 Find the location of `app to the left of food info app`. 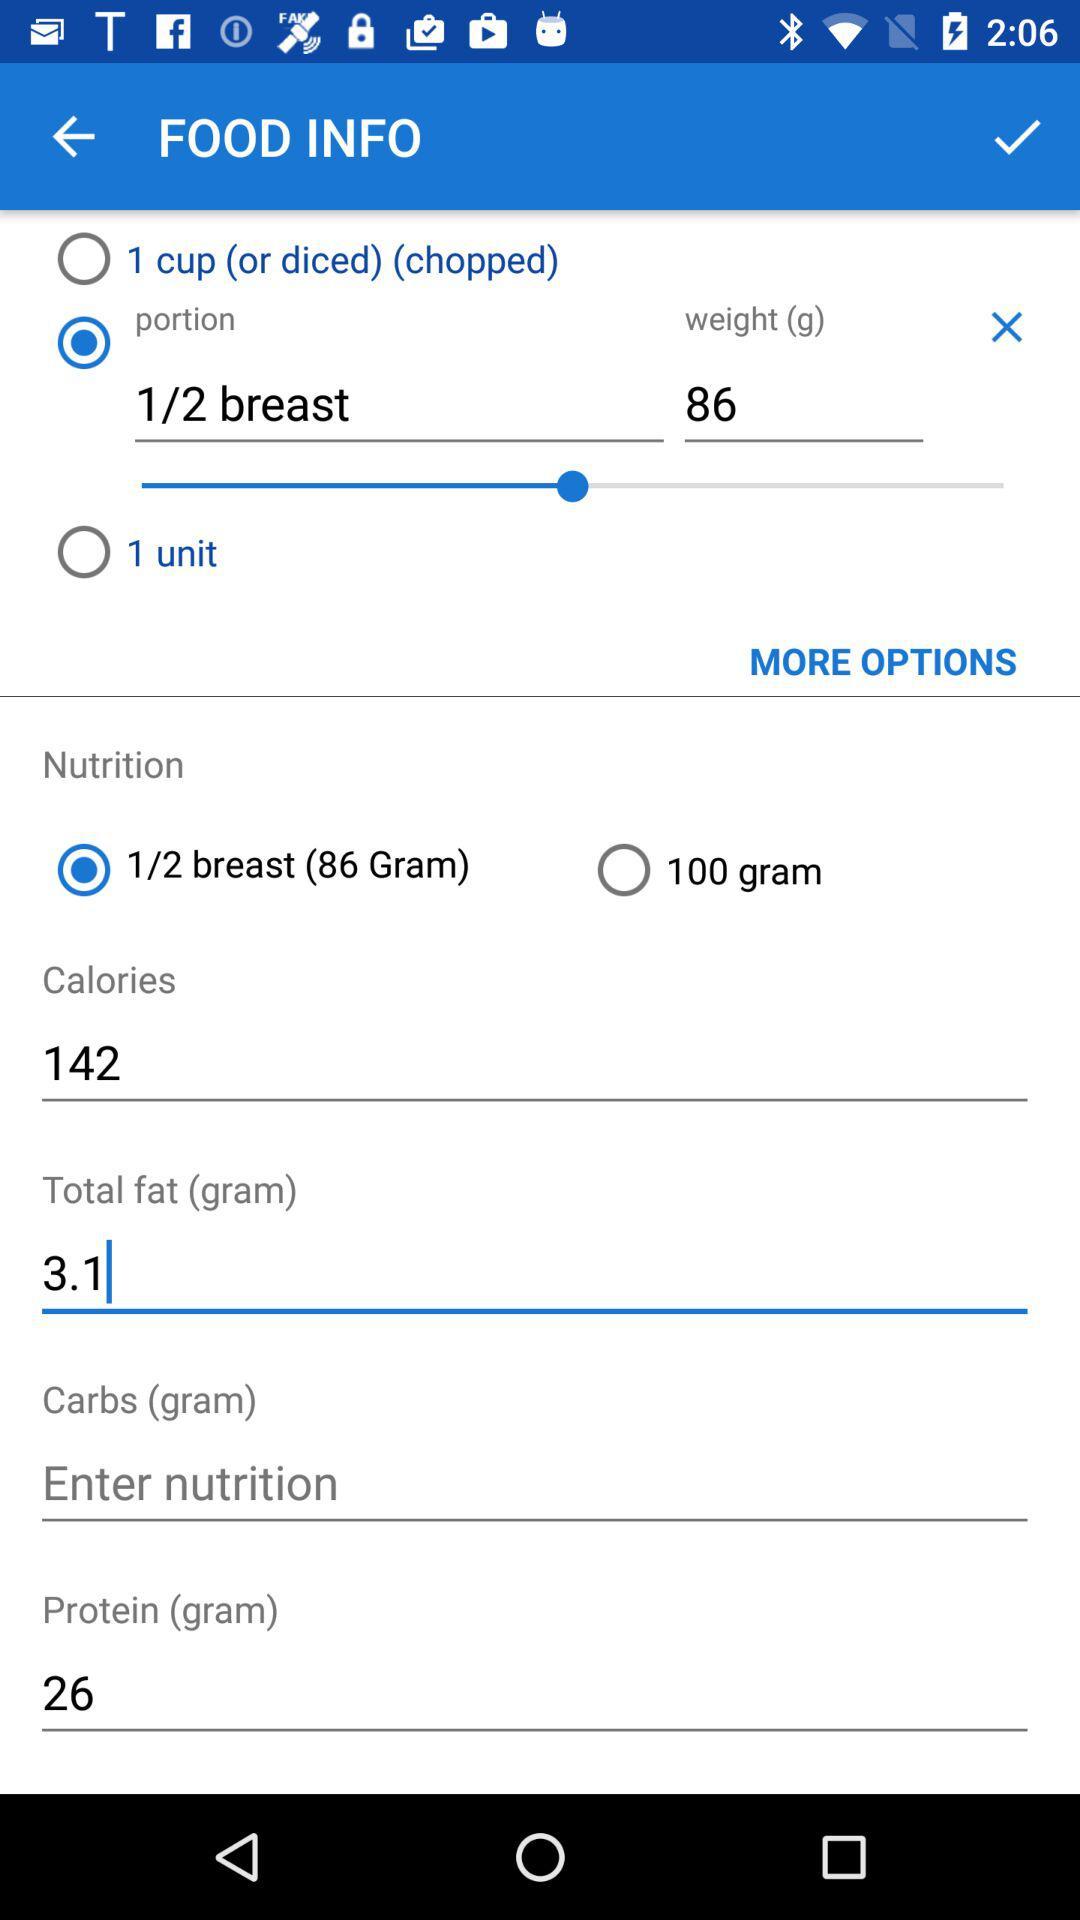

app to the left of food info app is located at coordinates (72, 135).